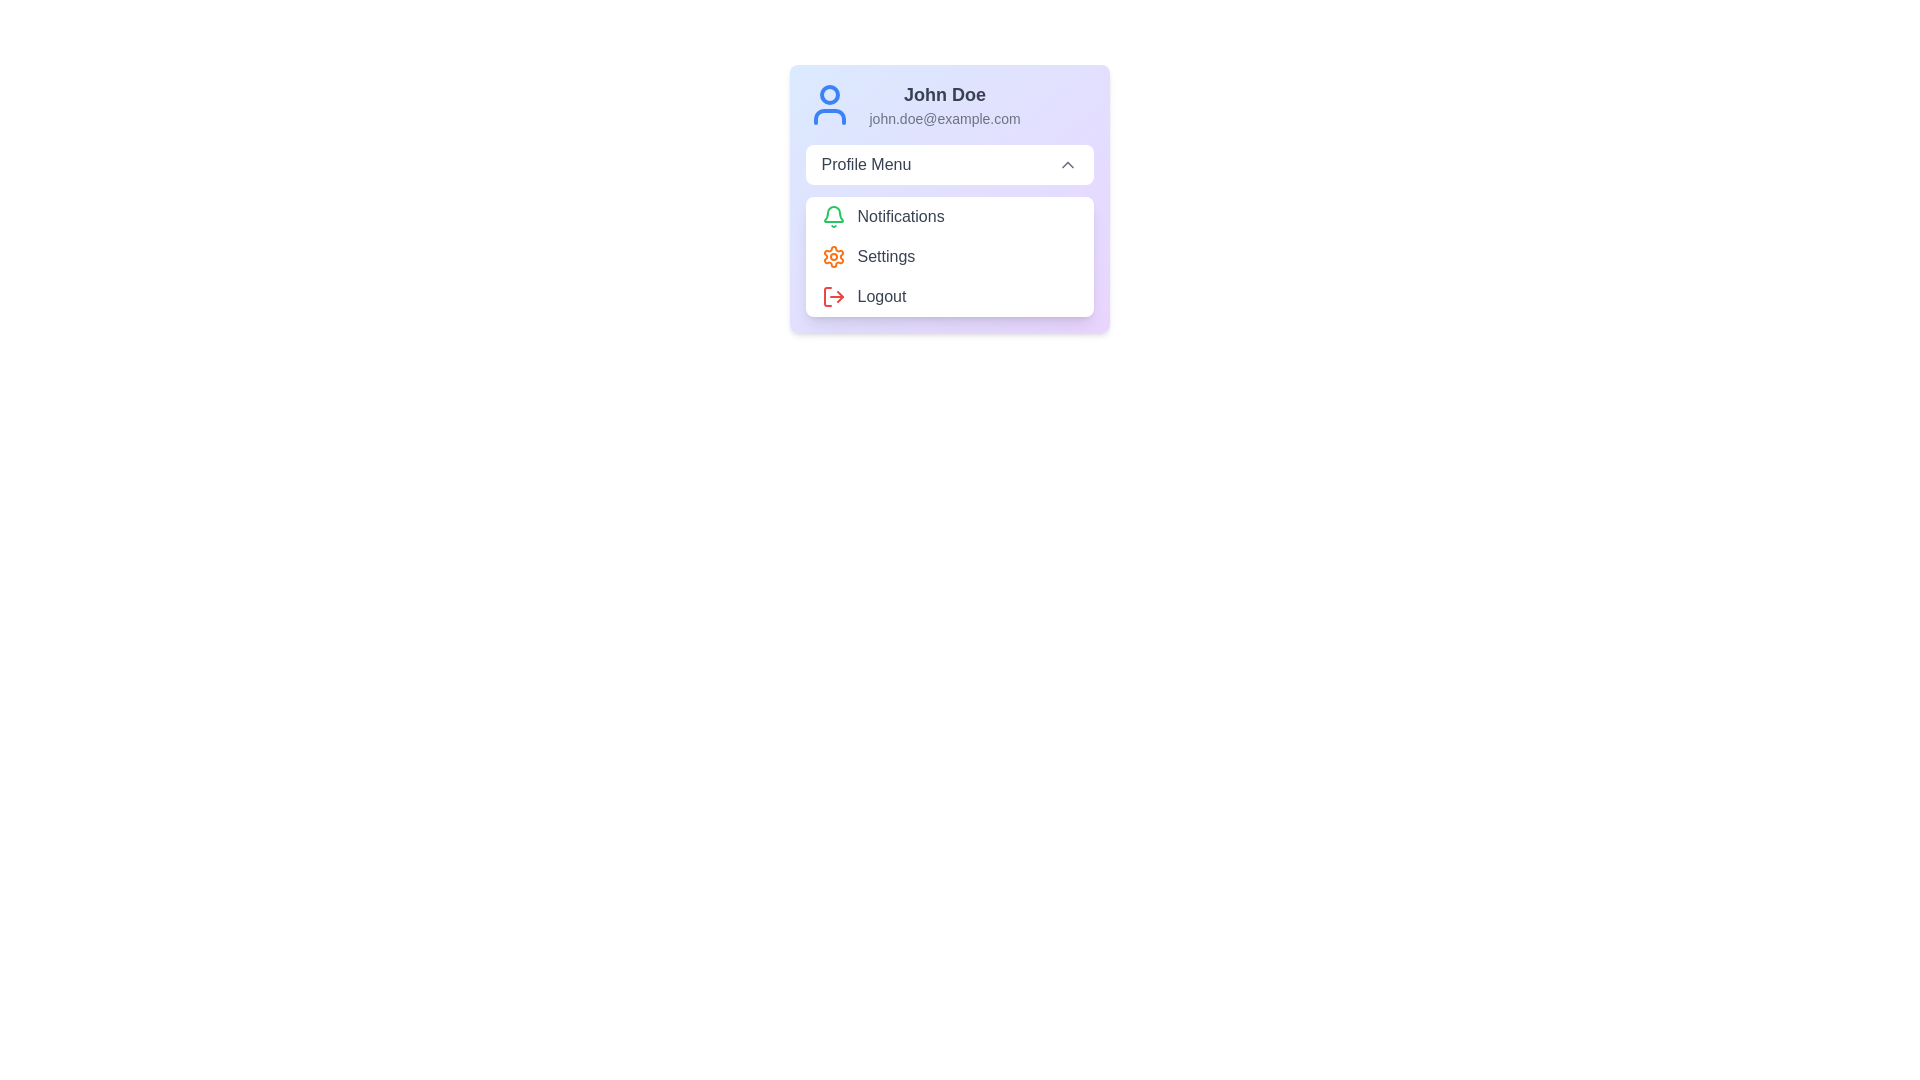 Image resolution: width=1920 pixels, height=1080 pixels. What do you see at coordinates (833, 256) in the screenshot?
I see `the orange gear icon representing settings, which is located to the left of the 'Settings' text` at bounding box center [833, 256].